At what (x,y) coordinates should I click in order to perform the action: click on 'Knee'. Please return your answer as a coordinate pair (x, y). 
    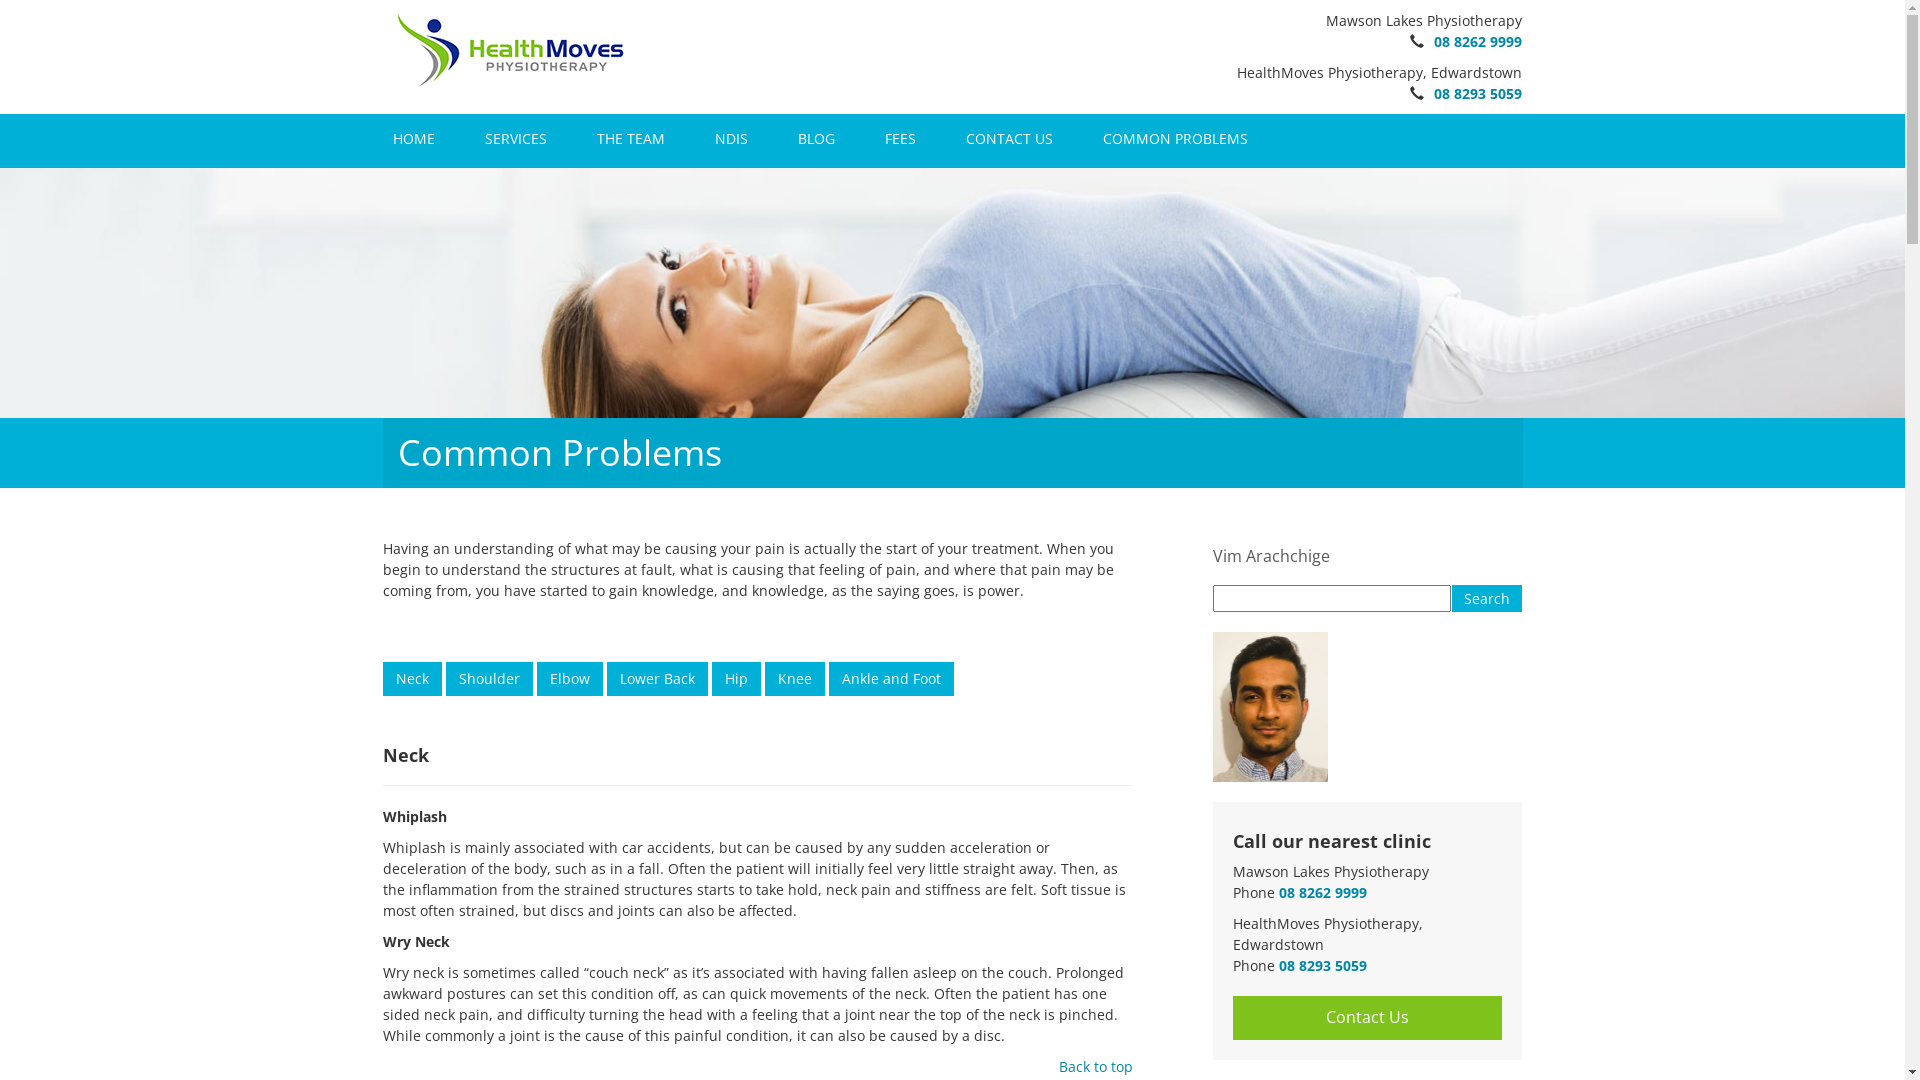
    Looking at the image, I should click on (792, 666).